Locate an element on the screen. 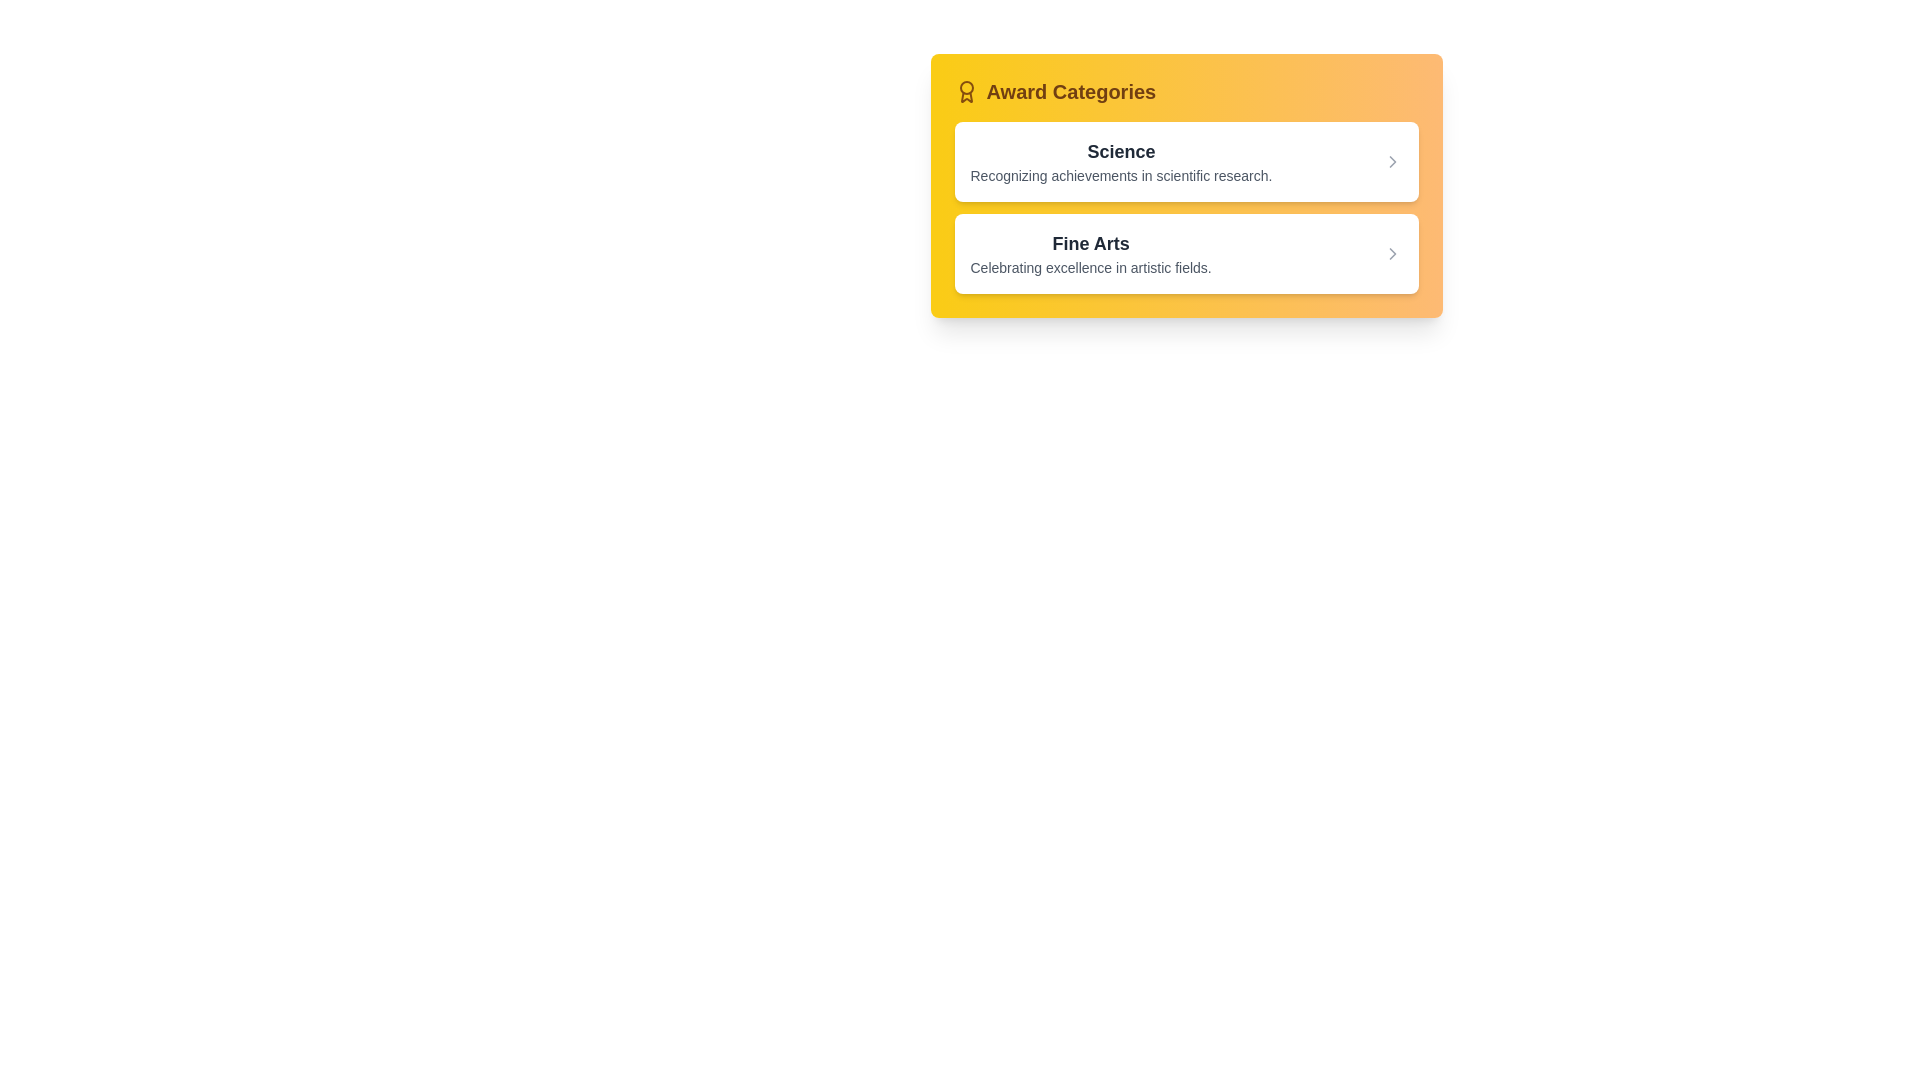 This screenshot has height=1080, width=1920. the chevron icon located at the far right of the 'Fine Arts' row under the 'Award Categories' section is located at coordinates (1391, 253).